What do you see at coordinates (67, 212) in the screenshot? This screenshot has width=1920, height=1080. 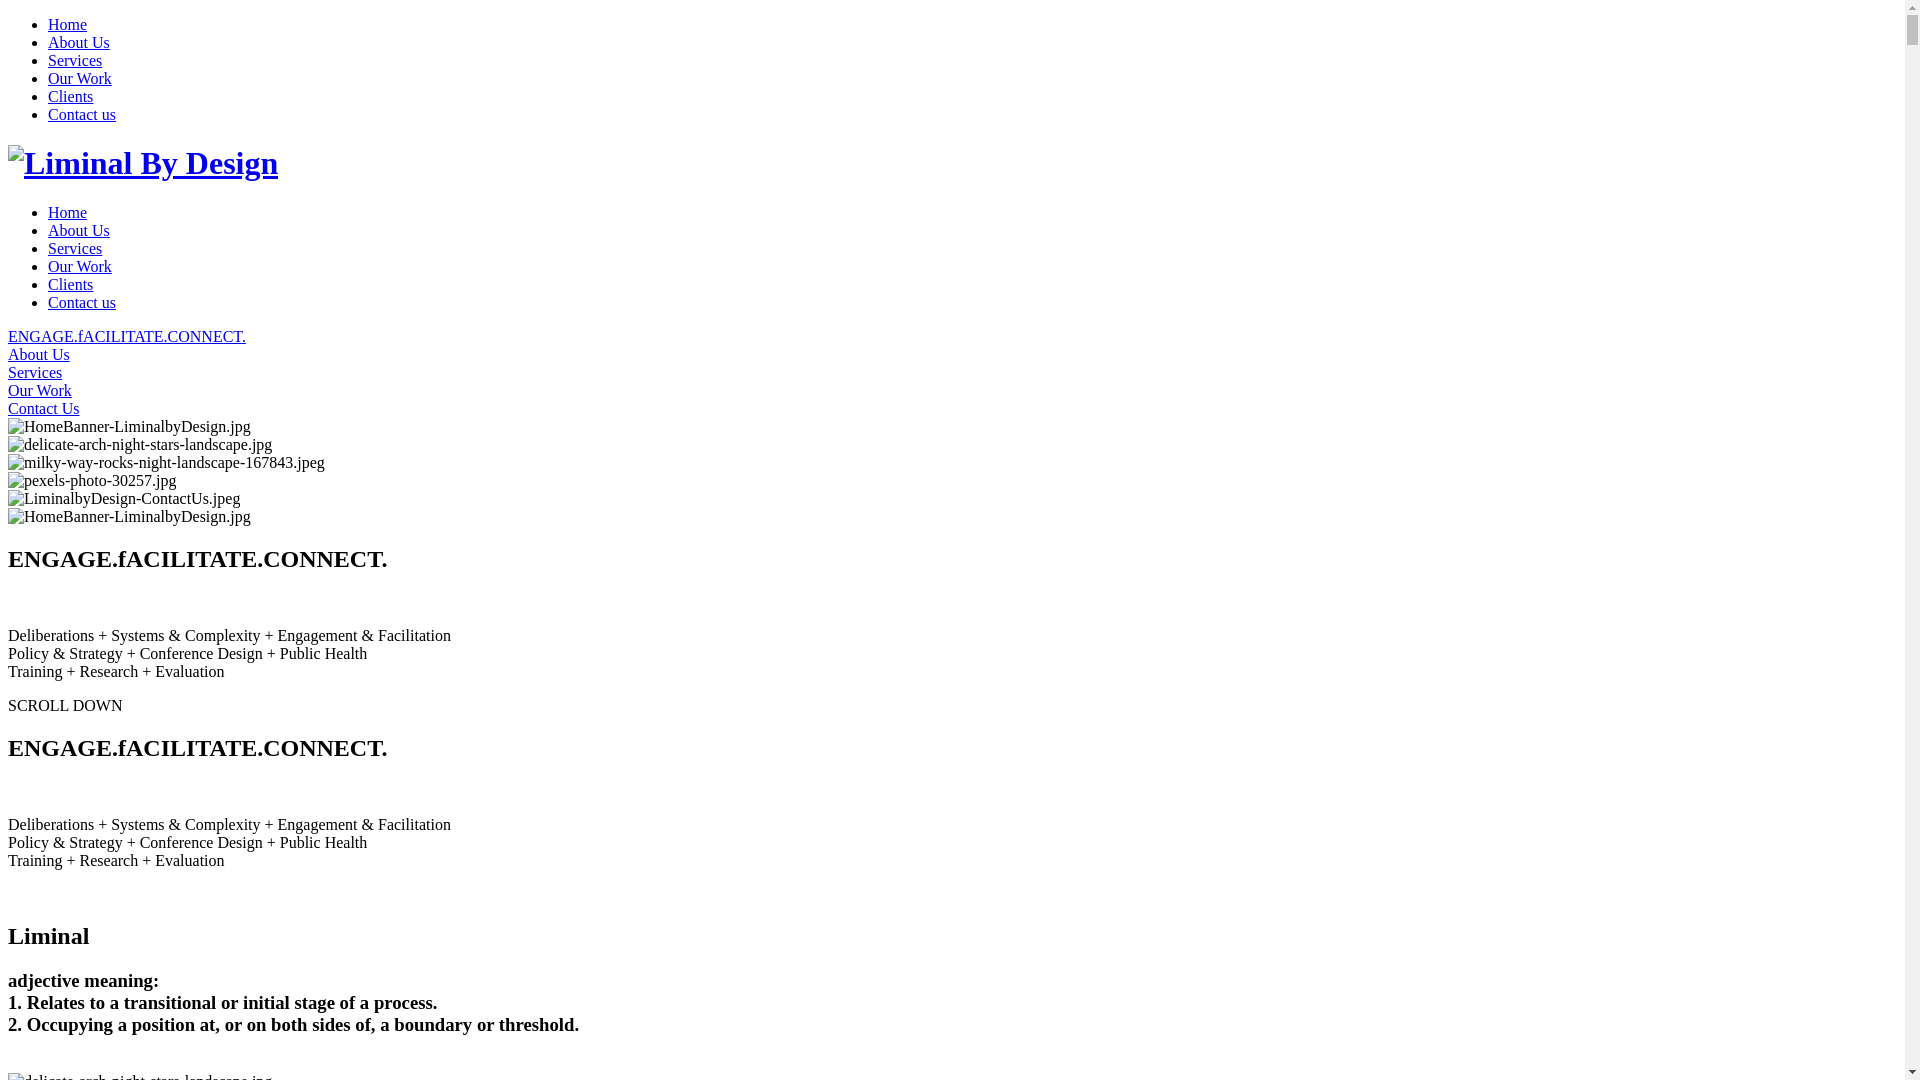 I see `'Home'` at bounding box center [67, 212].